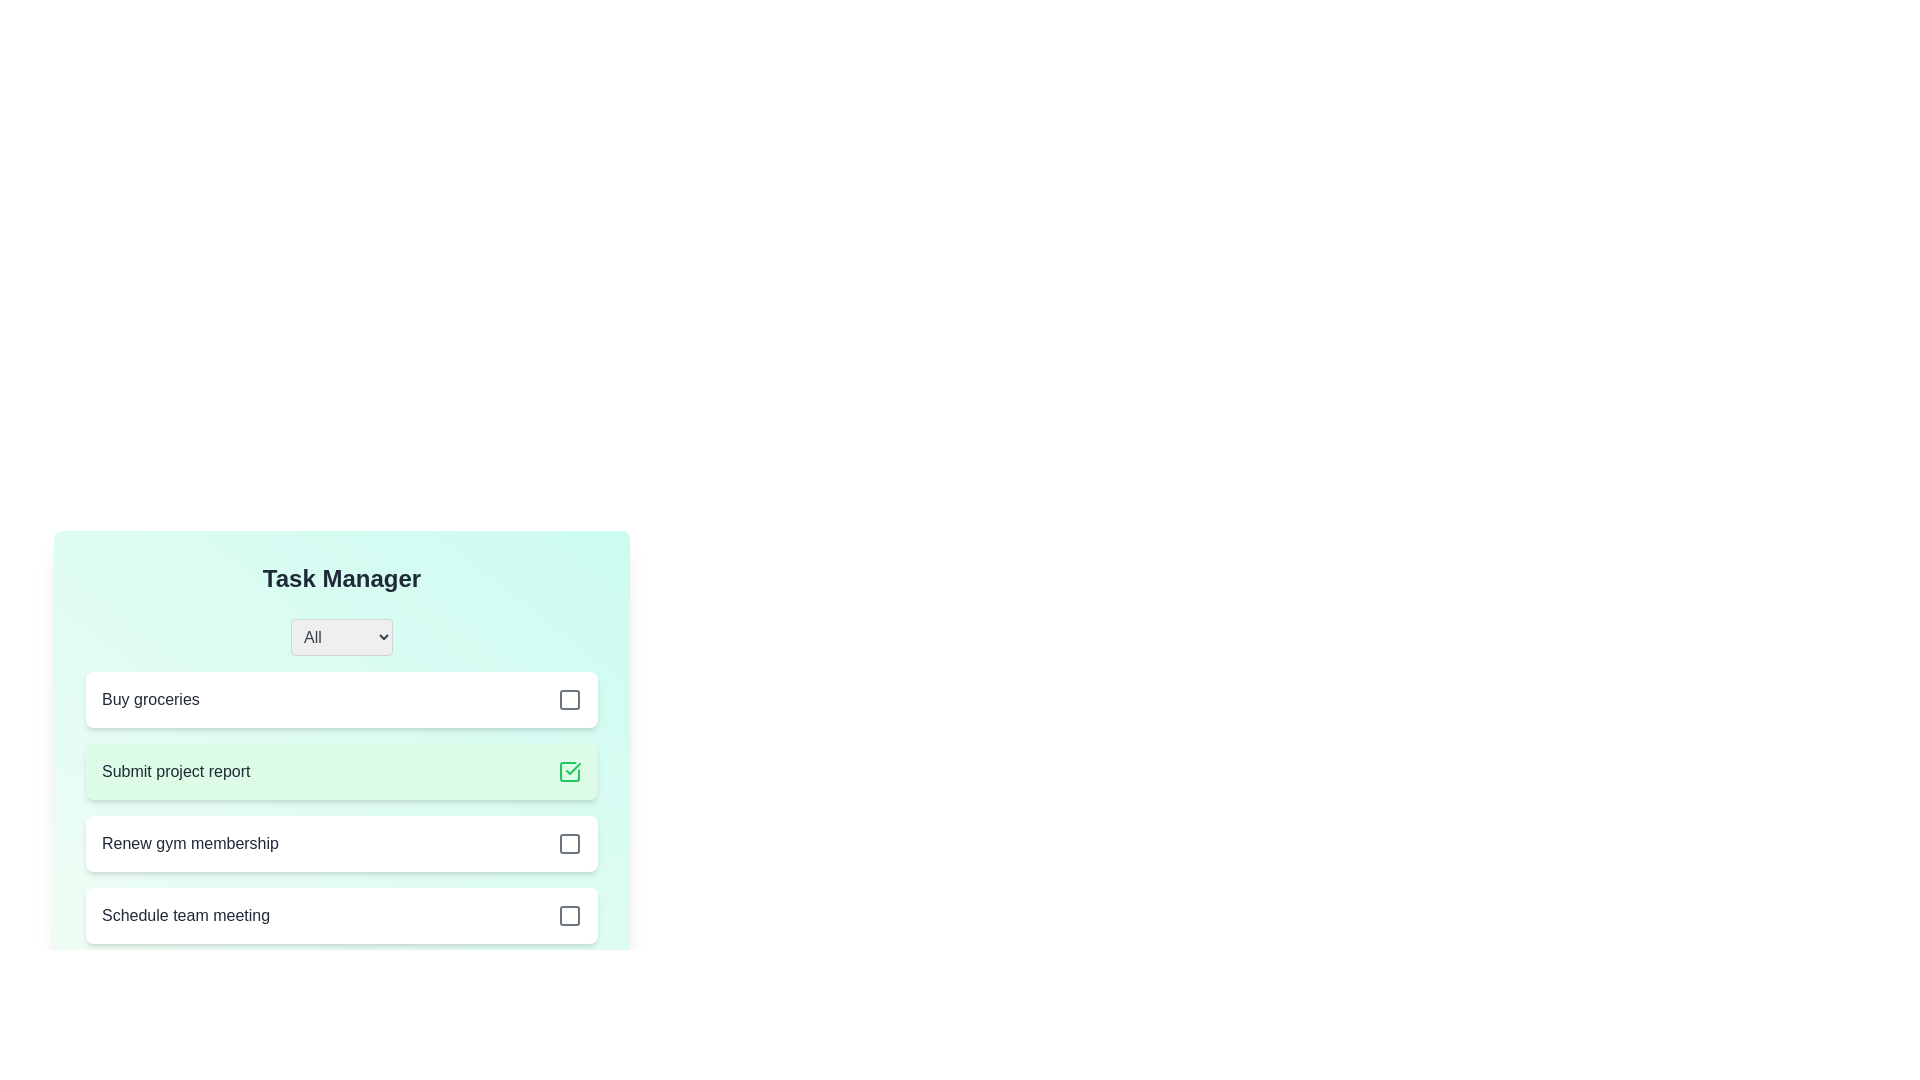 Image resolution: width=1920 pixels, height=1080 pixels. I want to click on the filter category Personal from the dropdown menu, so click(341, 637).